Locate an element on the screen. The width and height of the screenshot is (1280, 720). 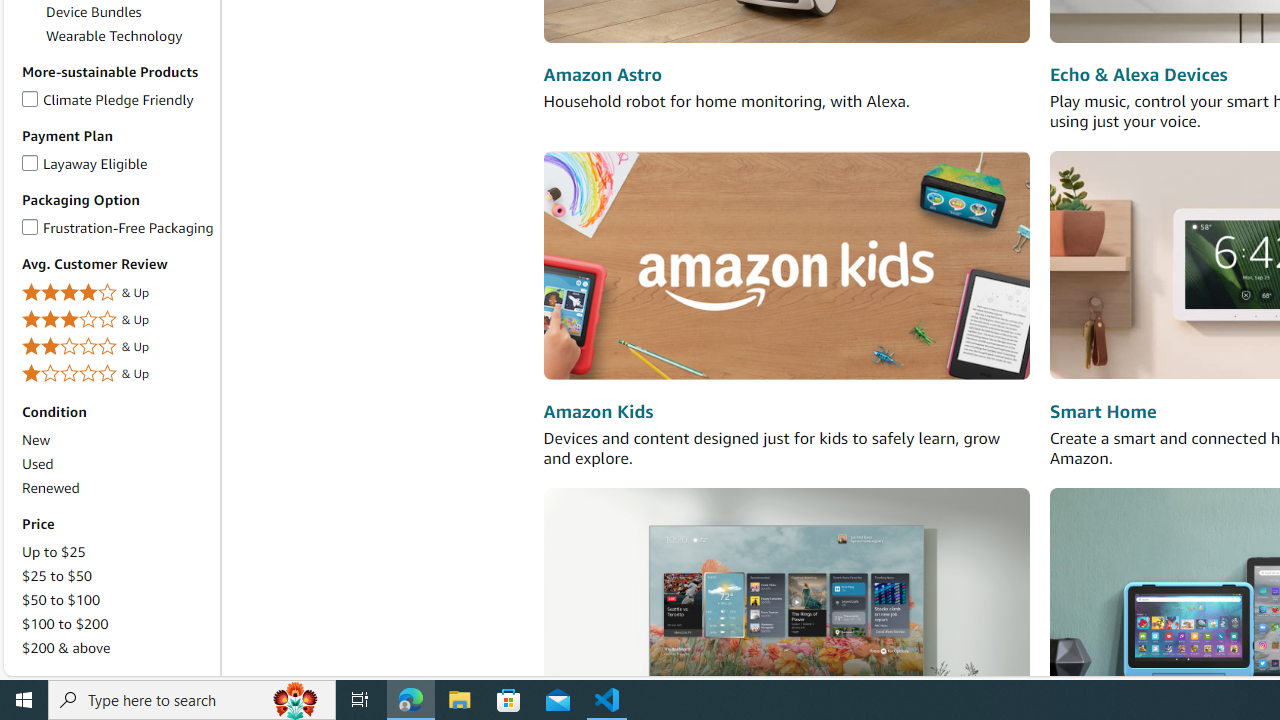
'Up to $25' is located at coordinates (53, 551).